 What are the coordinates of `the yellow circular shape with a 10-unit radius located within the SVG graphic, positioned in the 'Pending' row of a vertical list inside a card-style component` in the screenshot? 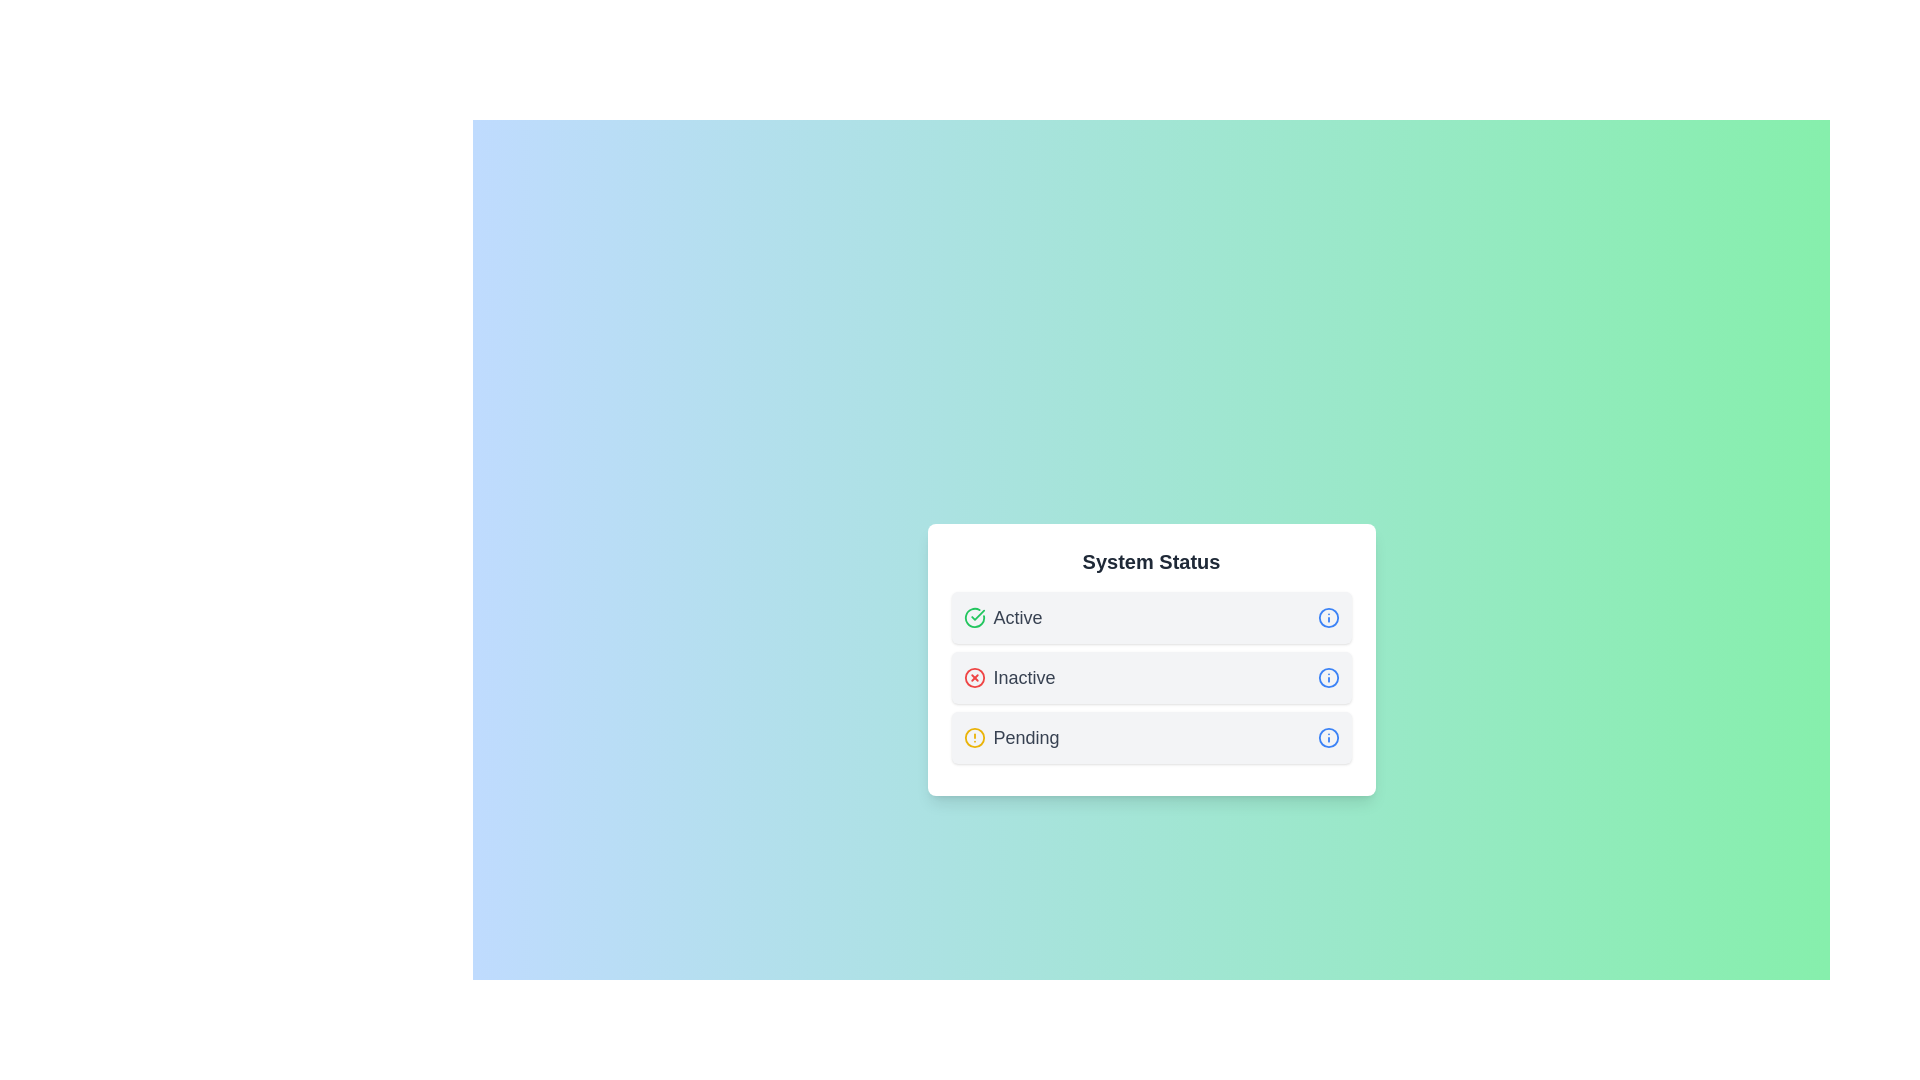 It's located at (974, 737).